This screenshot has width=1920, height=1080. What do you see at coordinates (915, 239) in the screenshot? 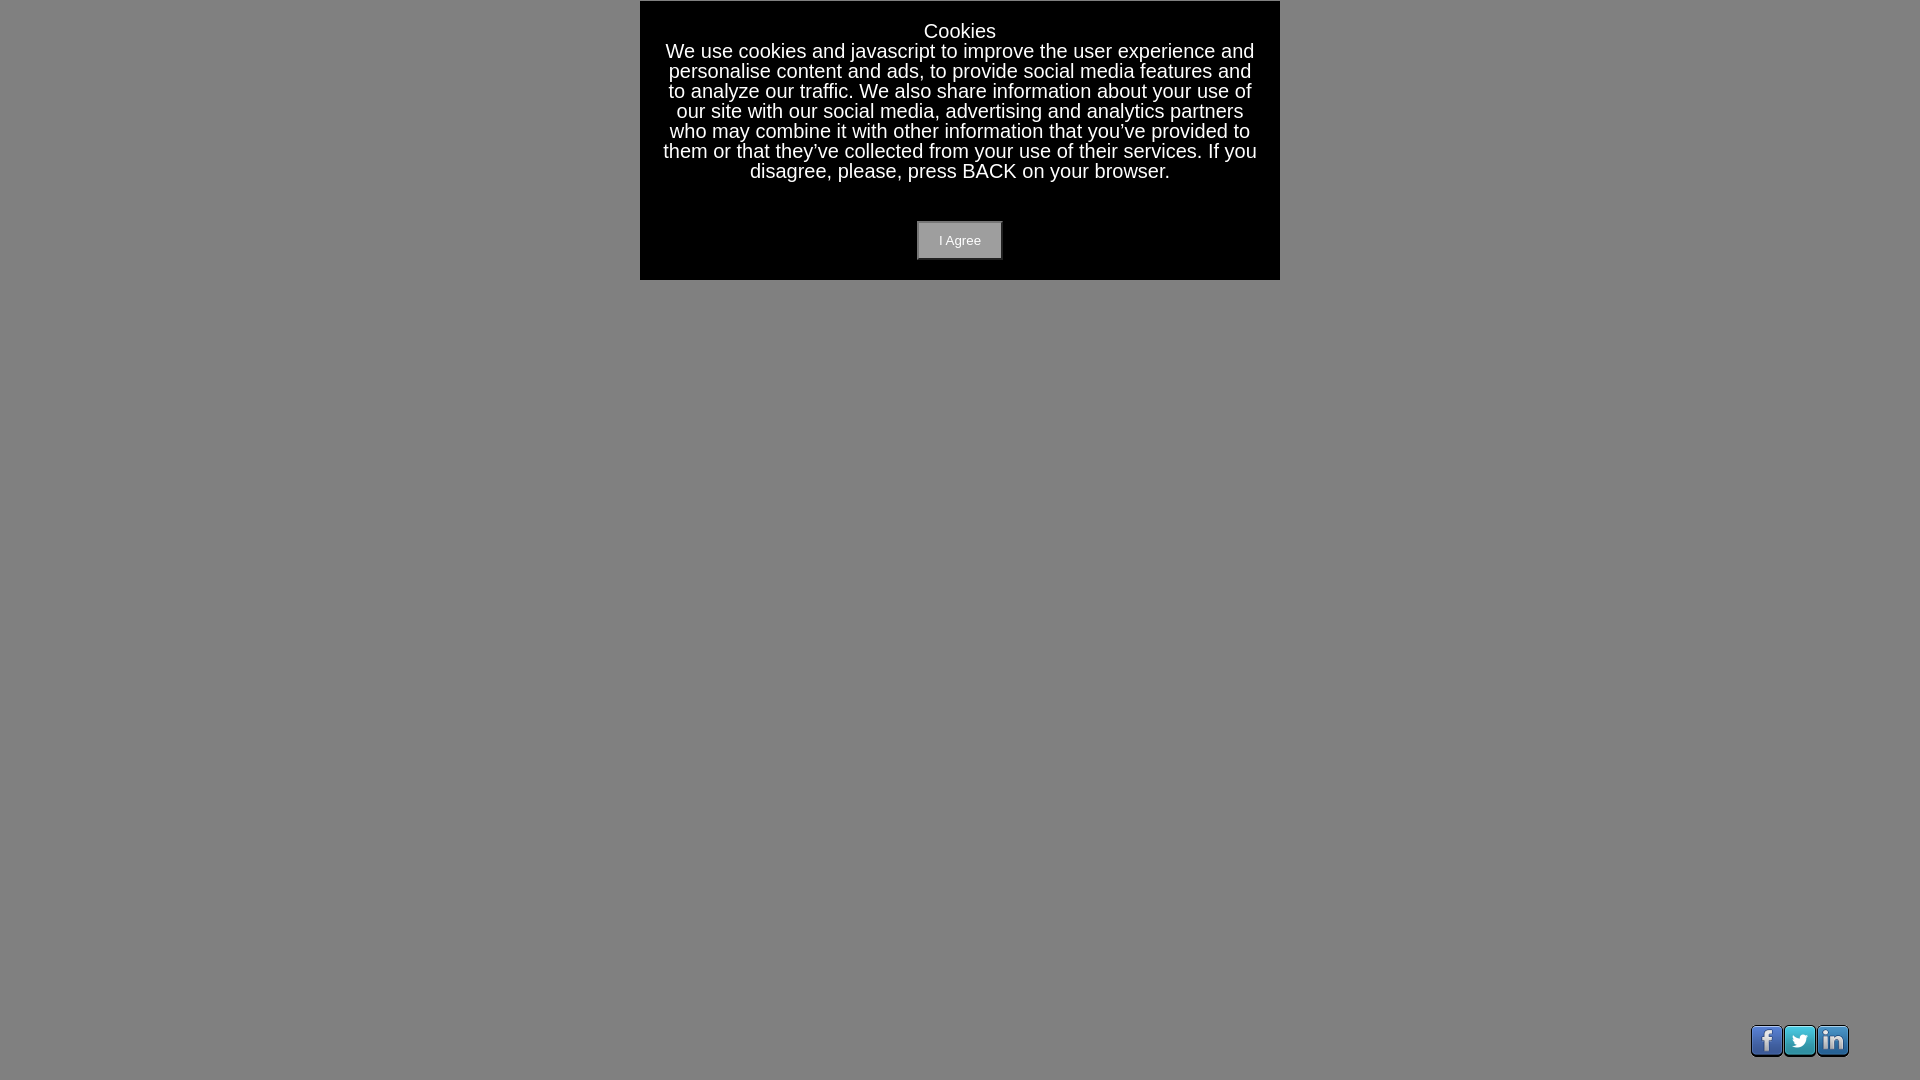
I see `'I Agree'` at bounding box center [915, 239].